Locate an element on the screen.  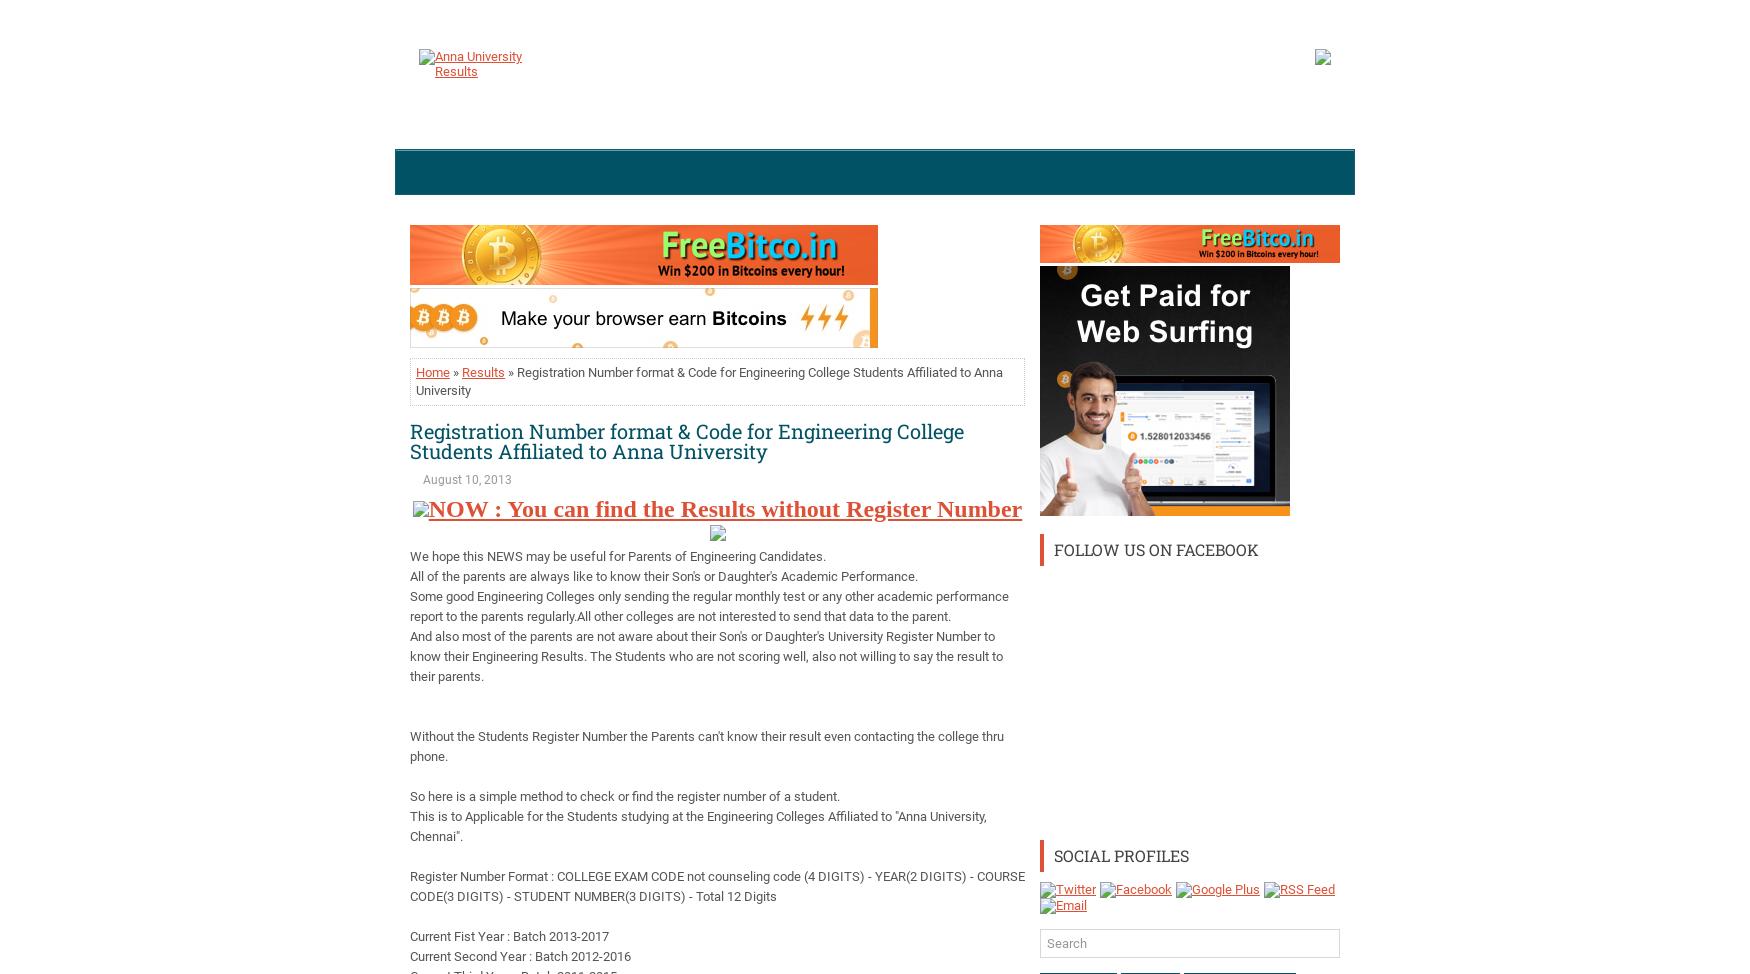
'This is to Applicable for the Students studying at the Engineering Colleges Affiliated to "Anna University, Chennai".' is located at coordinates (409, 826).